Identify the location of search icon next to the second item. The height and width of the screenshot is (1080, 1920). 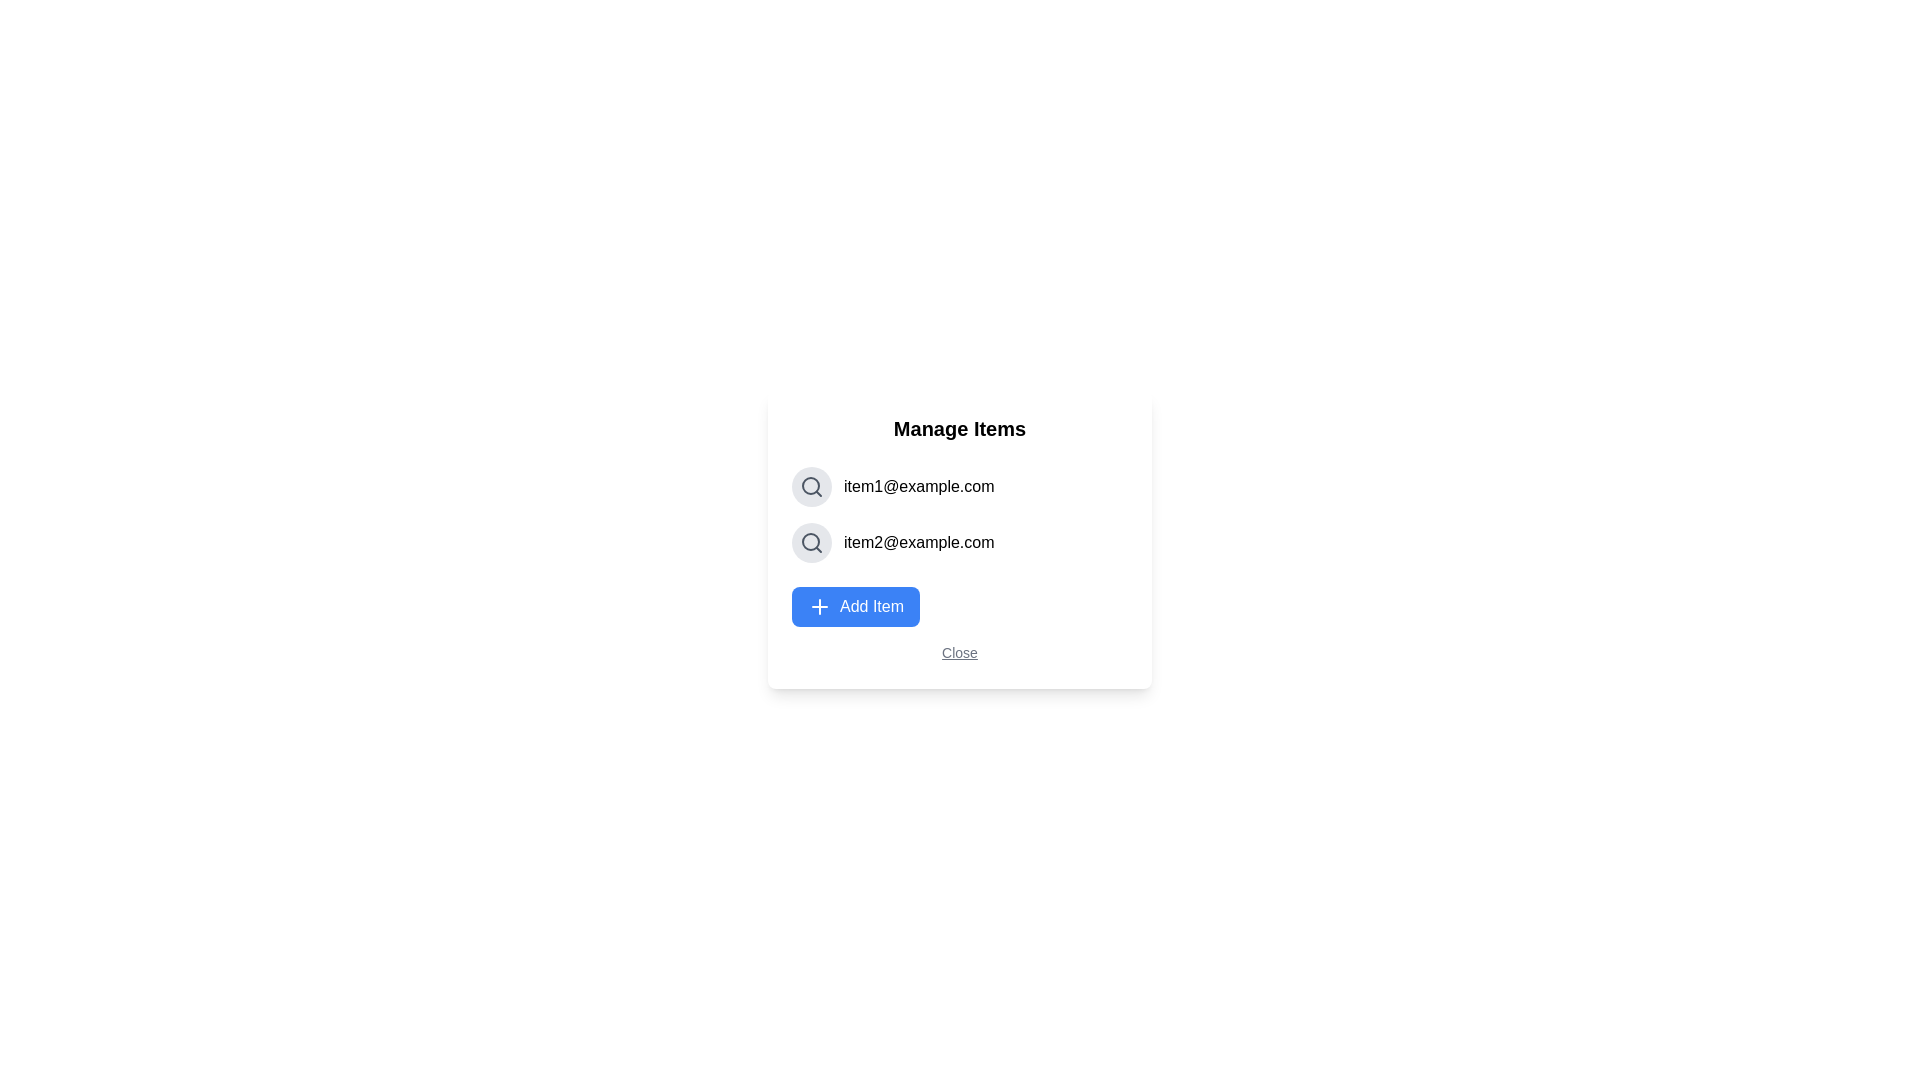
(811, 543).